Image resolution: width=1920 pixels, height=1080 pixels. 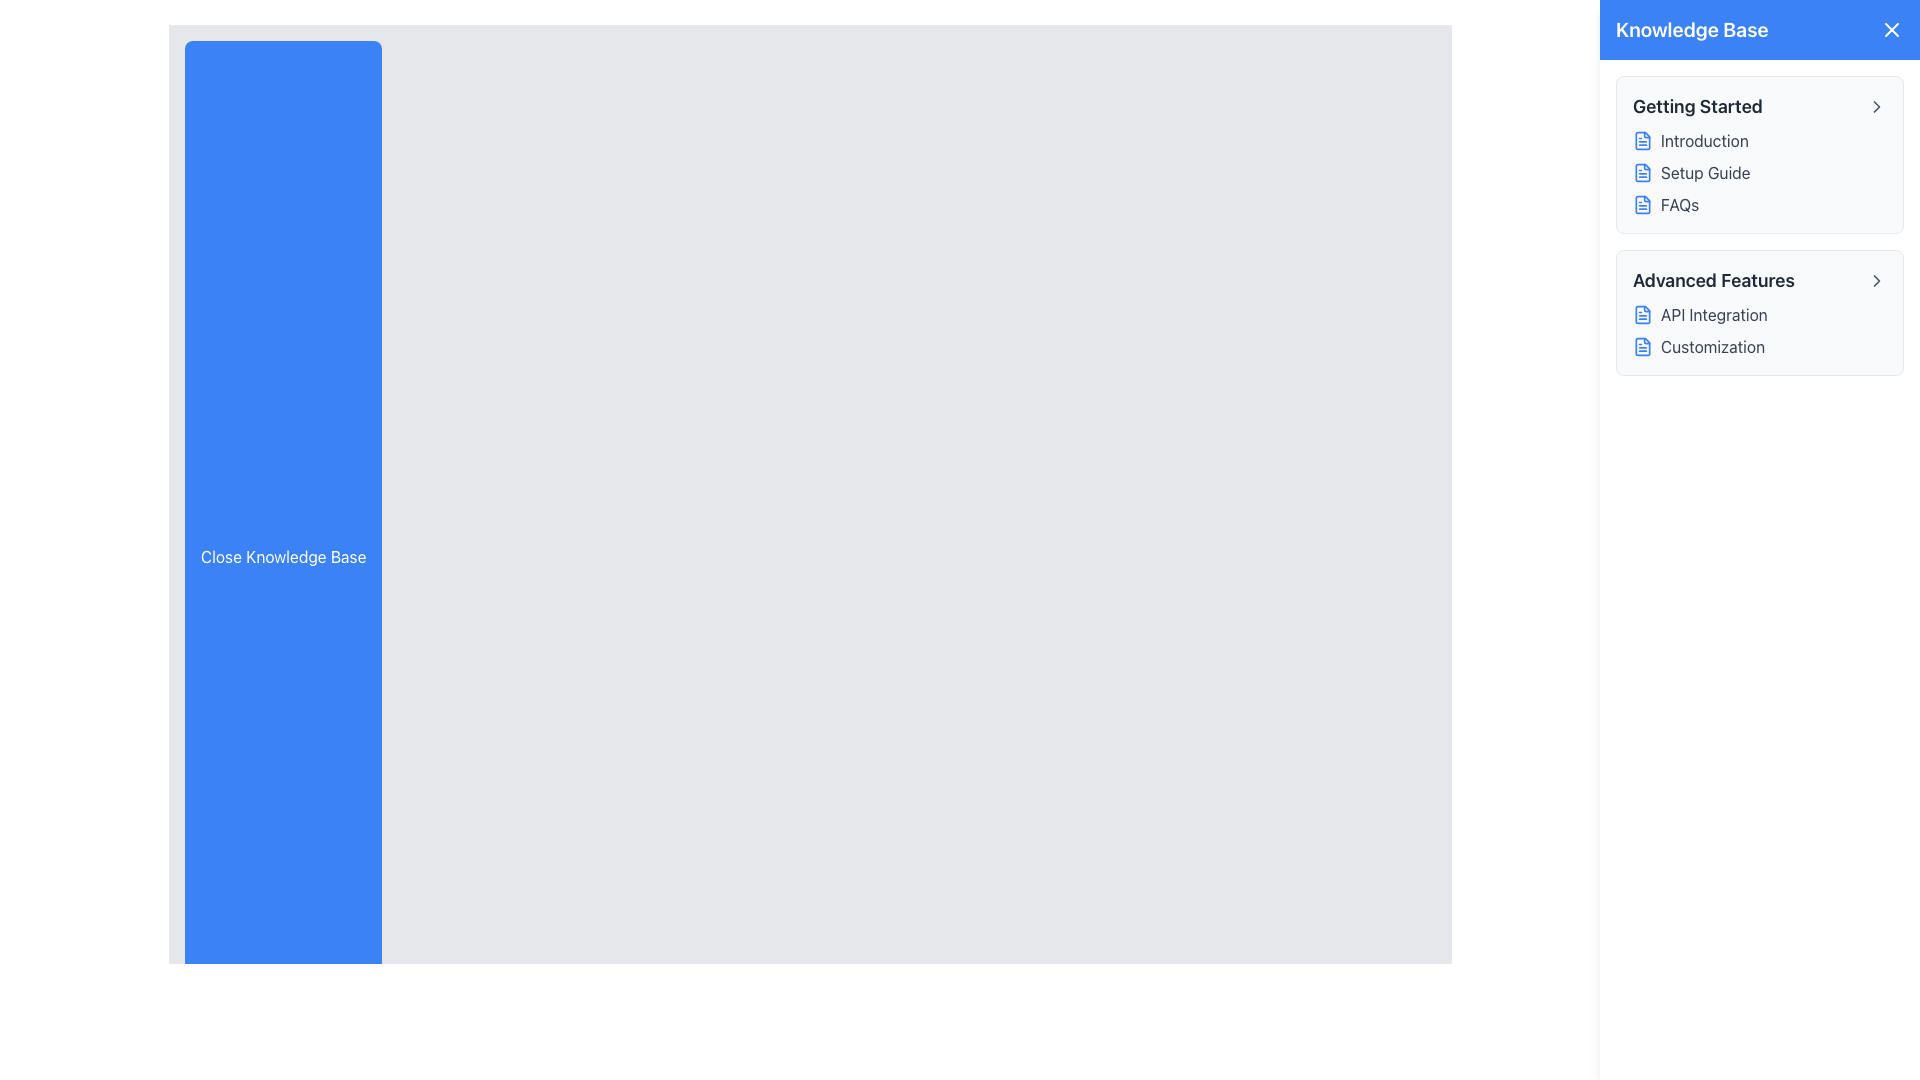 What do you see at coordinates (1875, 107) in the screenshot?
I see `the small right-facing chevron icon in the 'Knowledge Base' section` at bounding box center [1875, 107].